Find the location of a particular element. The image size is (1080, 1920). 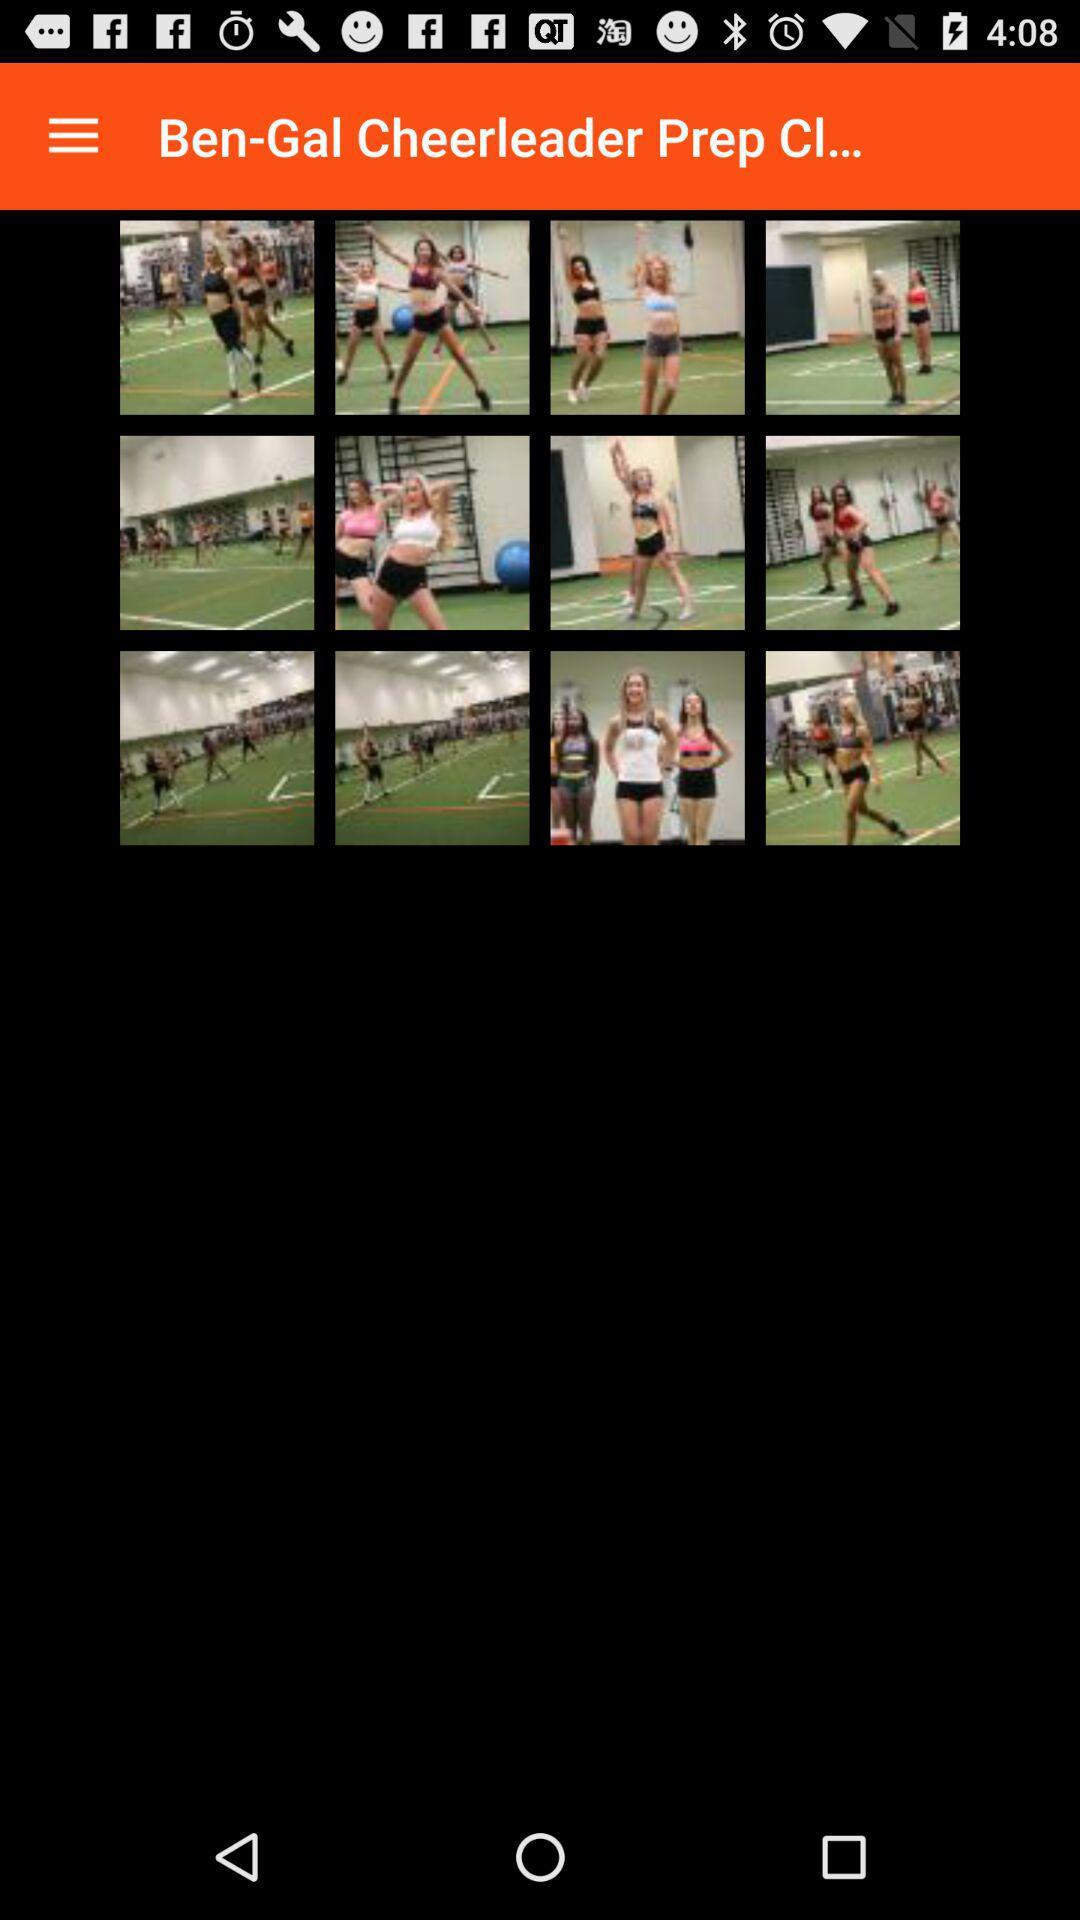

review menu is located at coordinates (72, 135).